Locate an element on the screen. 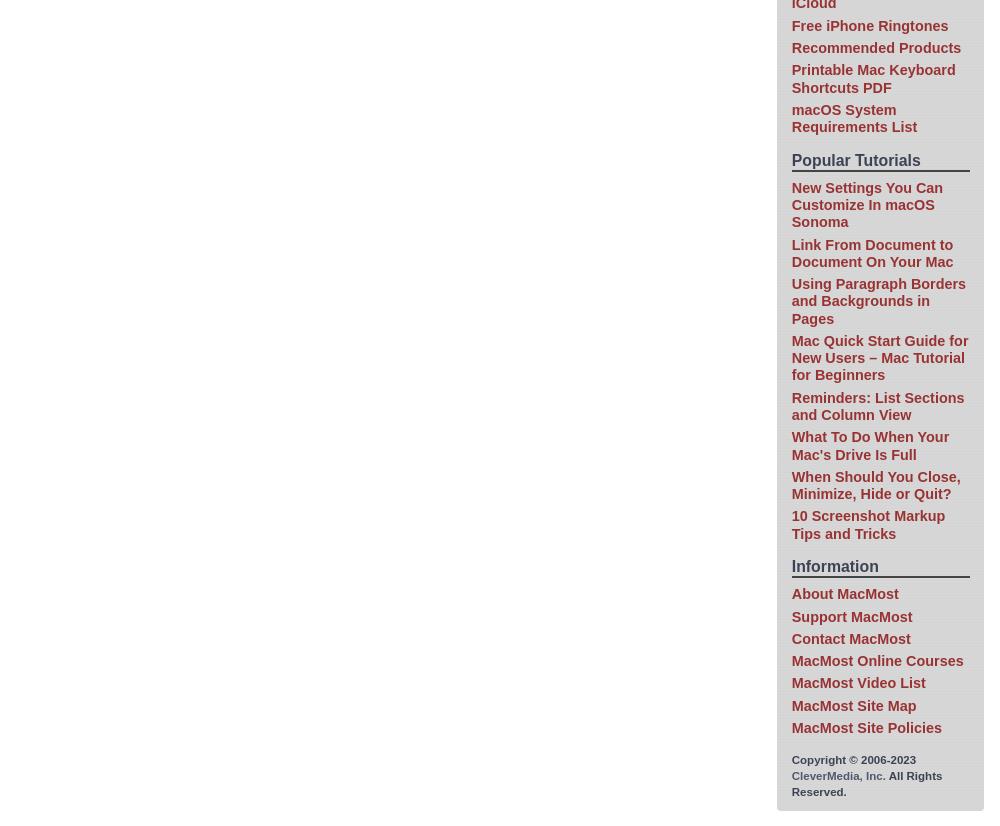  'MacMost Video List' is located at coordinates (857, 682).